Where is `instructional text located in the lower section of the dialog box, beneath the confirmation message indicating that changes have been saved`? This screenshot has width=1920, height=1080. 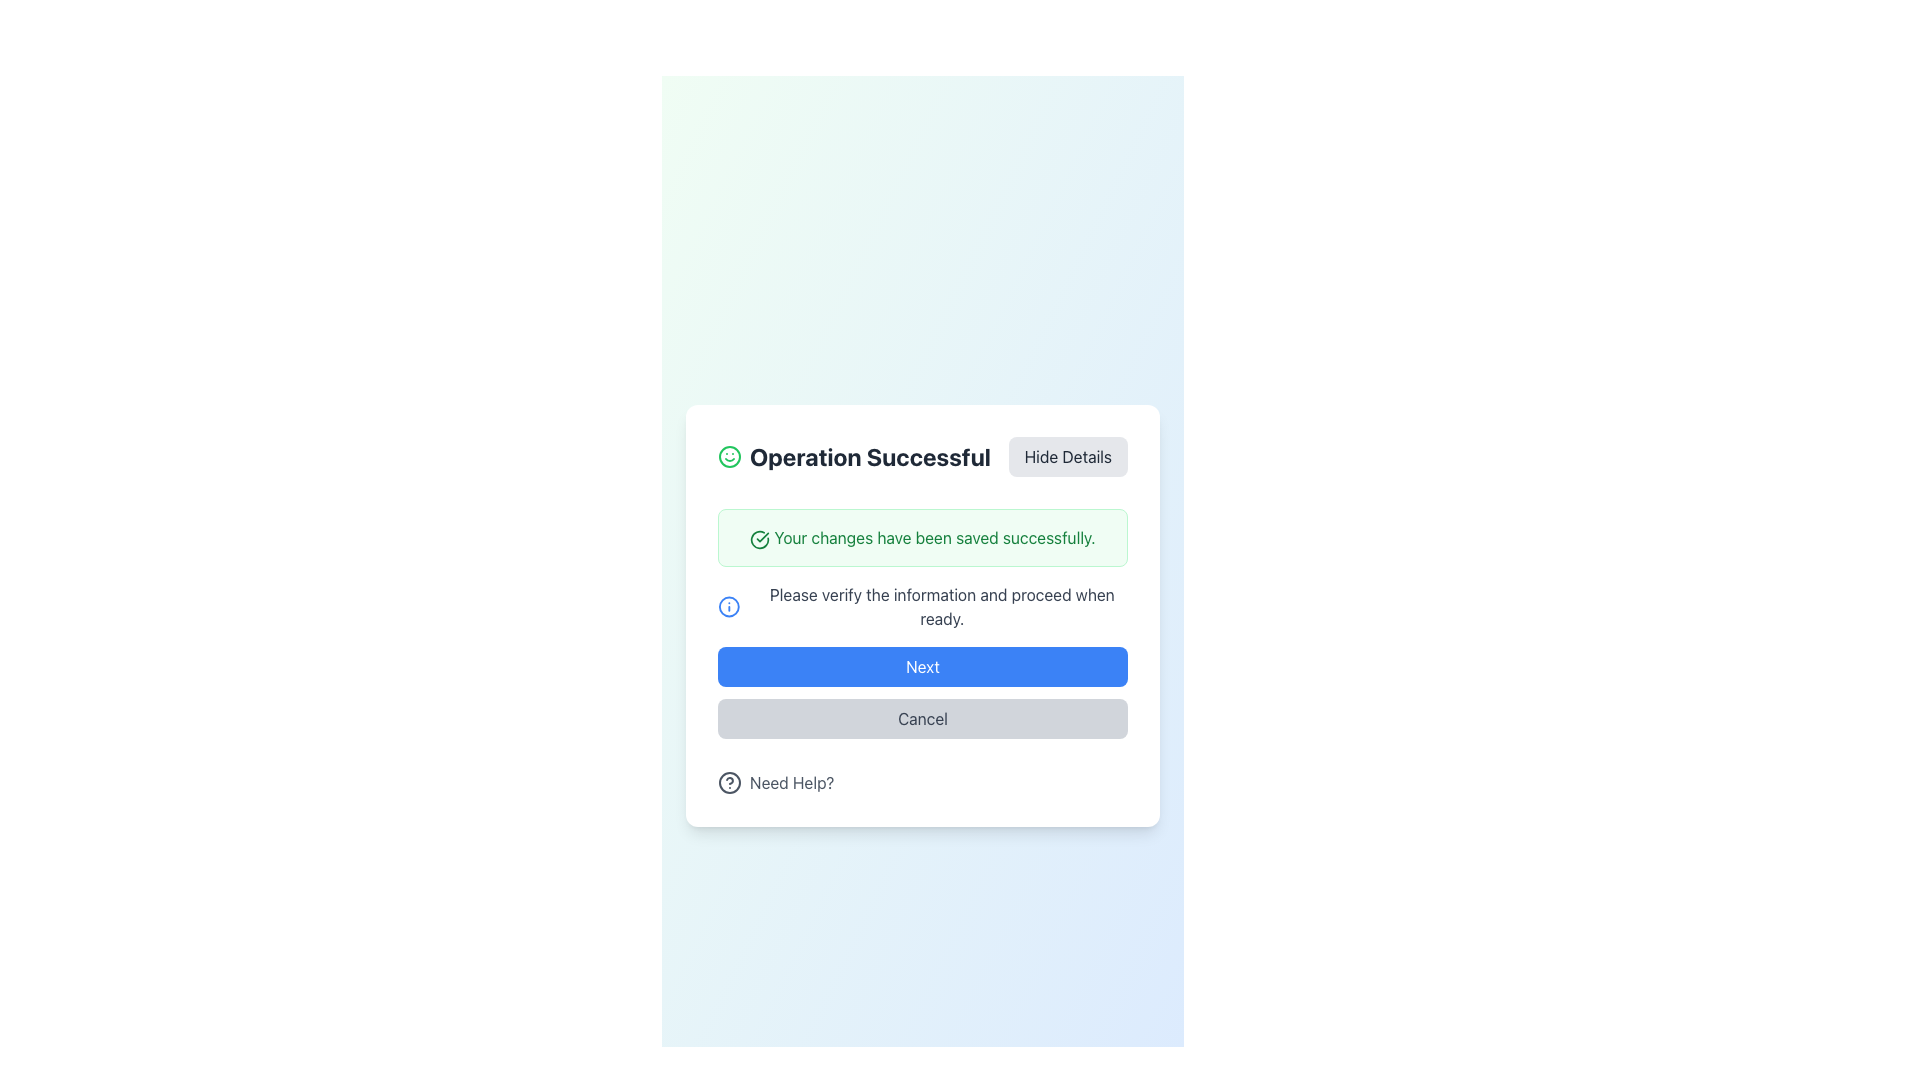
instructional text located in the lower section of the dialog box, beneath the confirmation message indicating that changes have been saved is located at coordinates (941, 605).